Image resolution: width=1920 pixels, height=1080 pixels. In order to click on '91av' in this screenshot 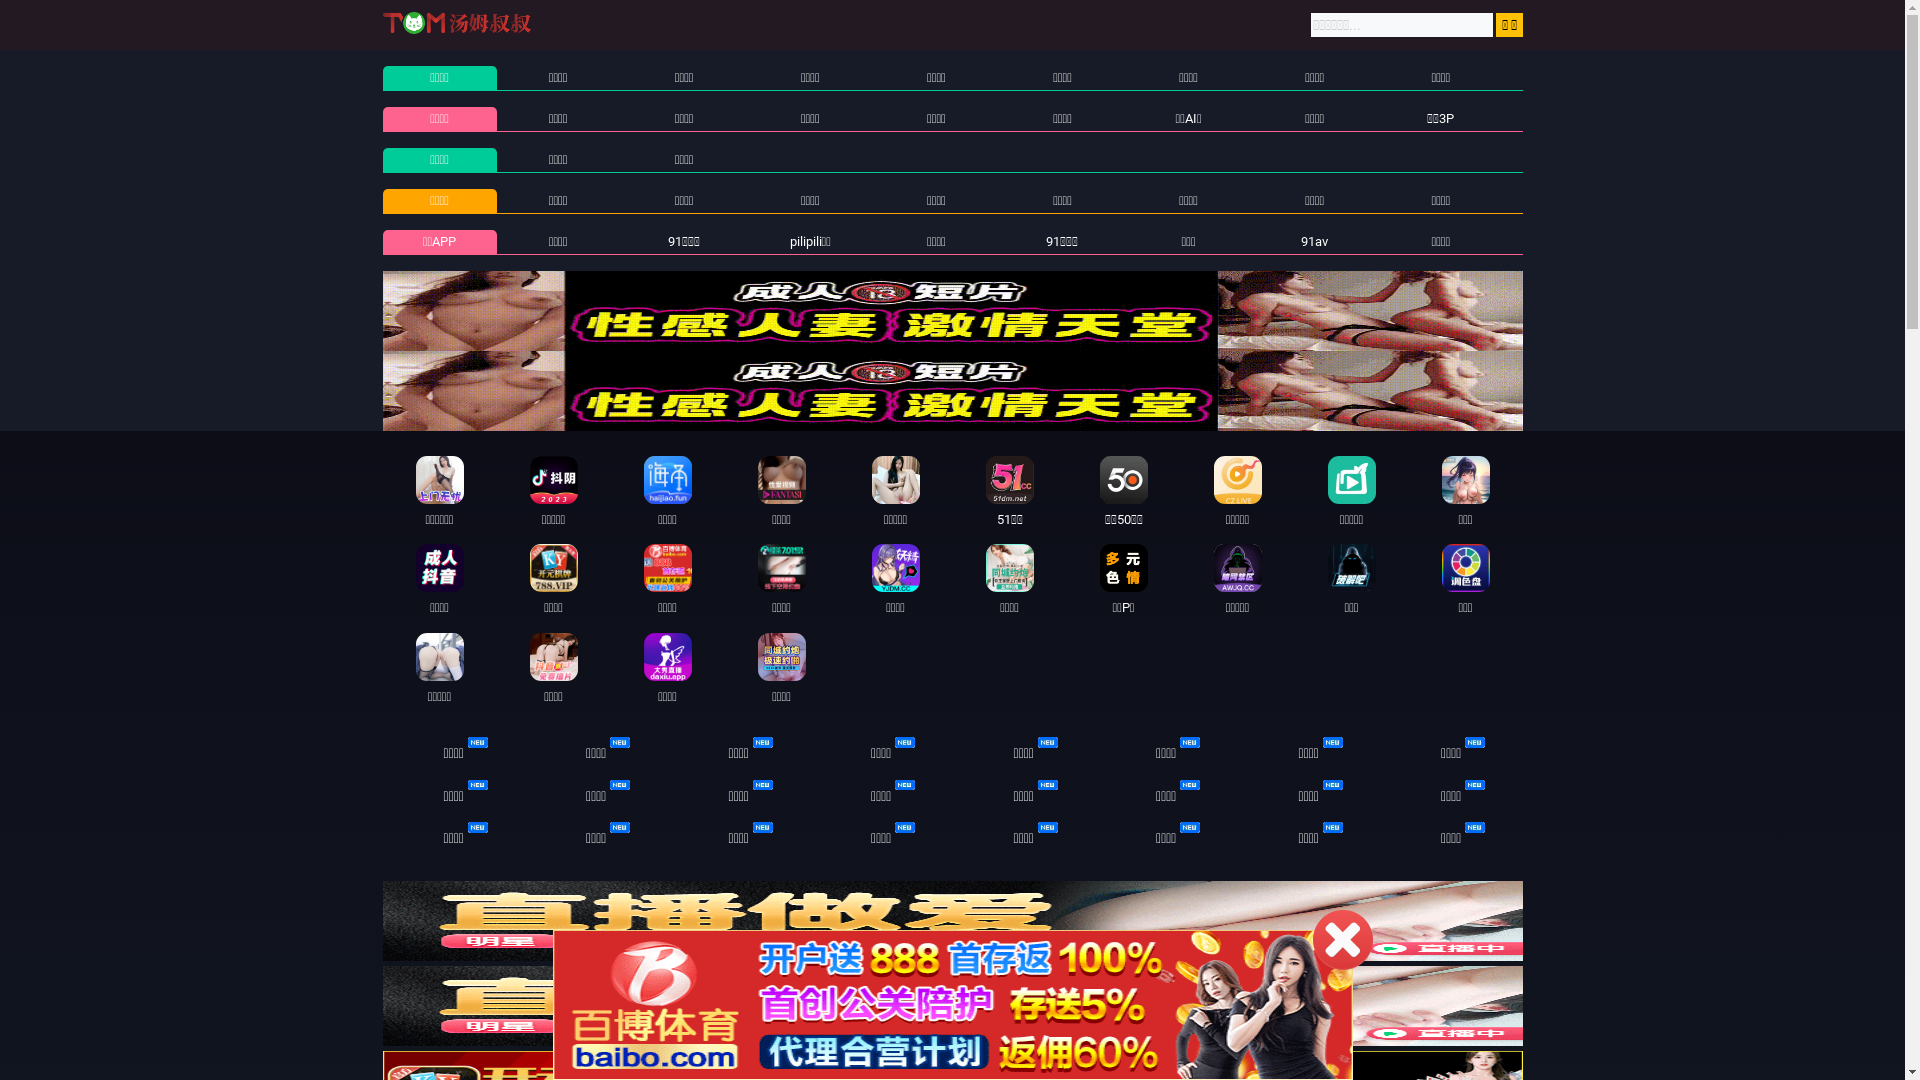, I will do `click(1300, 240)`.